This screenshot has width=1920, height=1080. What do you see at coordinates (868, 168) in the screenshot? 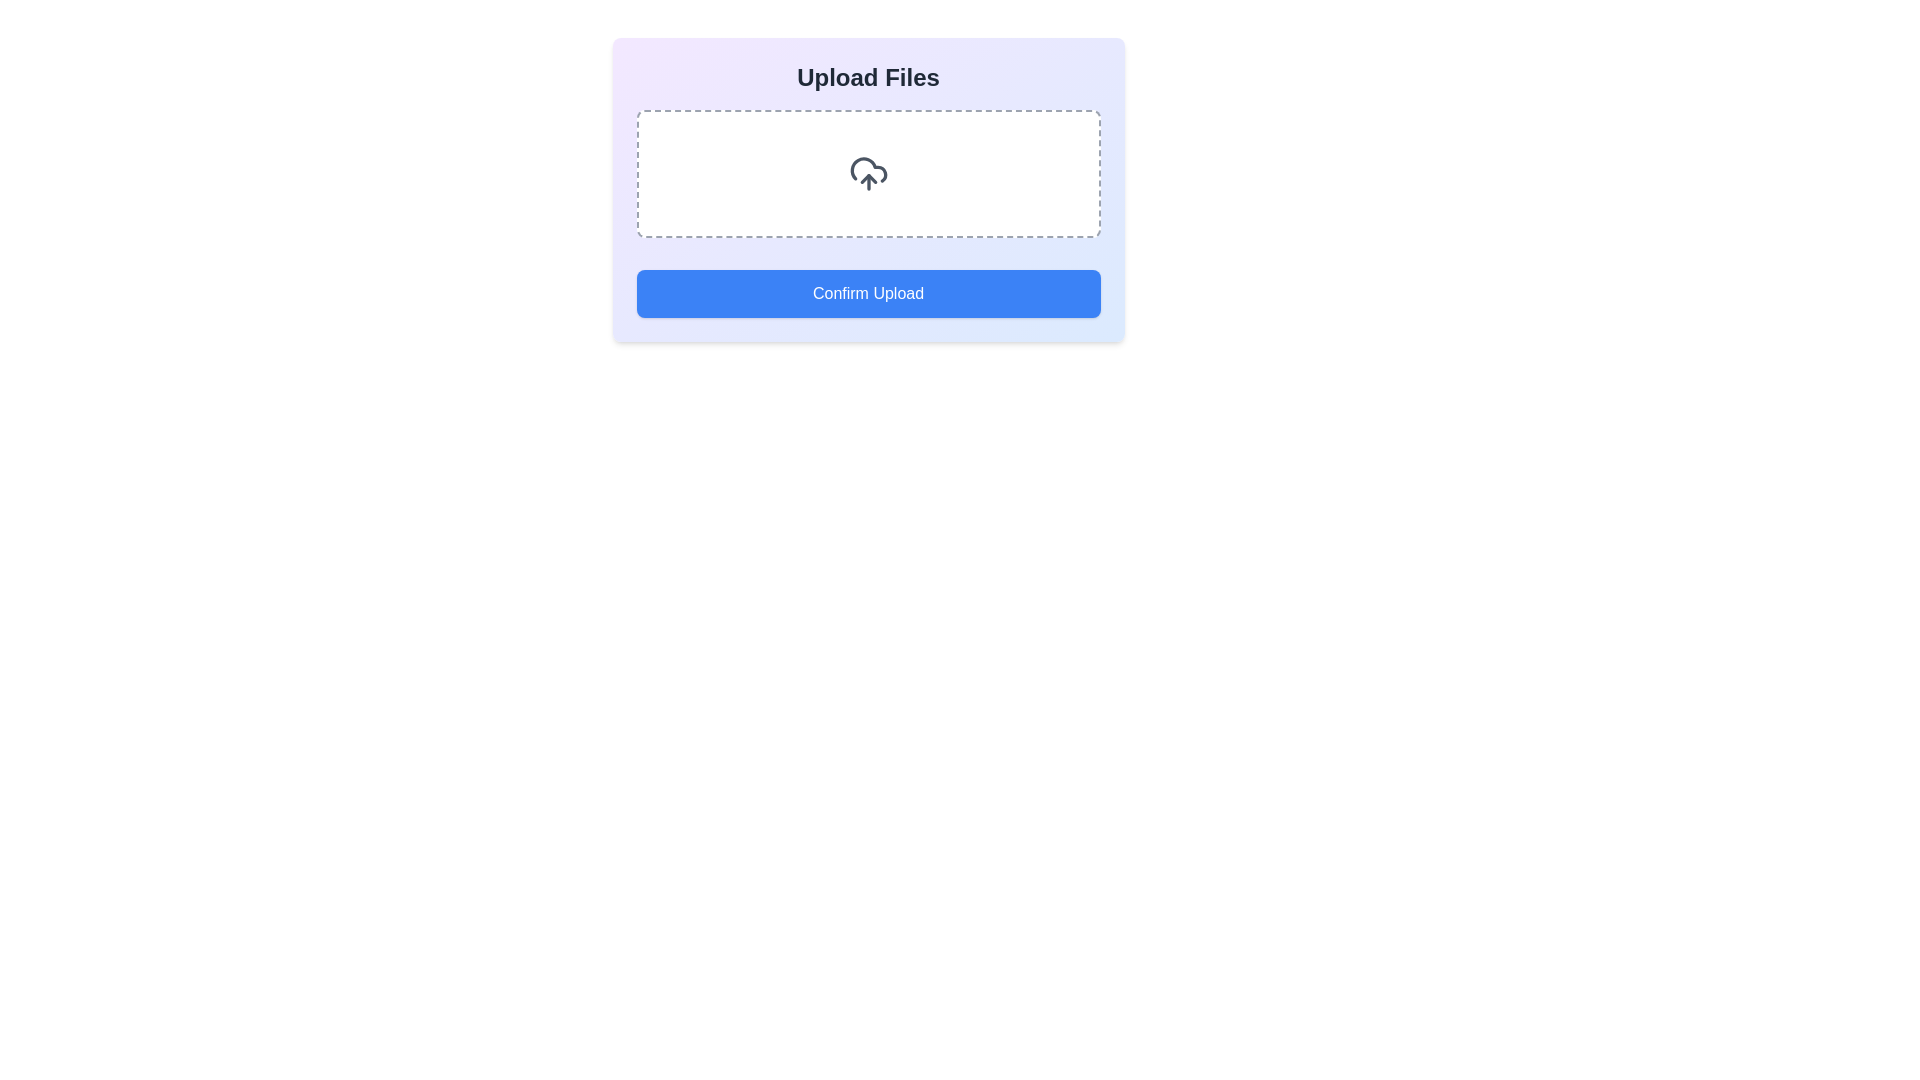
I see `the decorative vector graphic element that represents a cloud in the cloud upload icon, positioned centrally beneath the top arc of the cloud-shaped outline` at bounding box center [868, 168].